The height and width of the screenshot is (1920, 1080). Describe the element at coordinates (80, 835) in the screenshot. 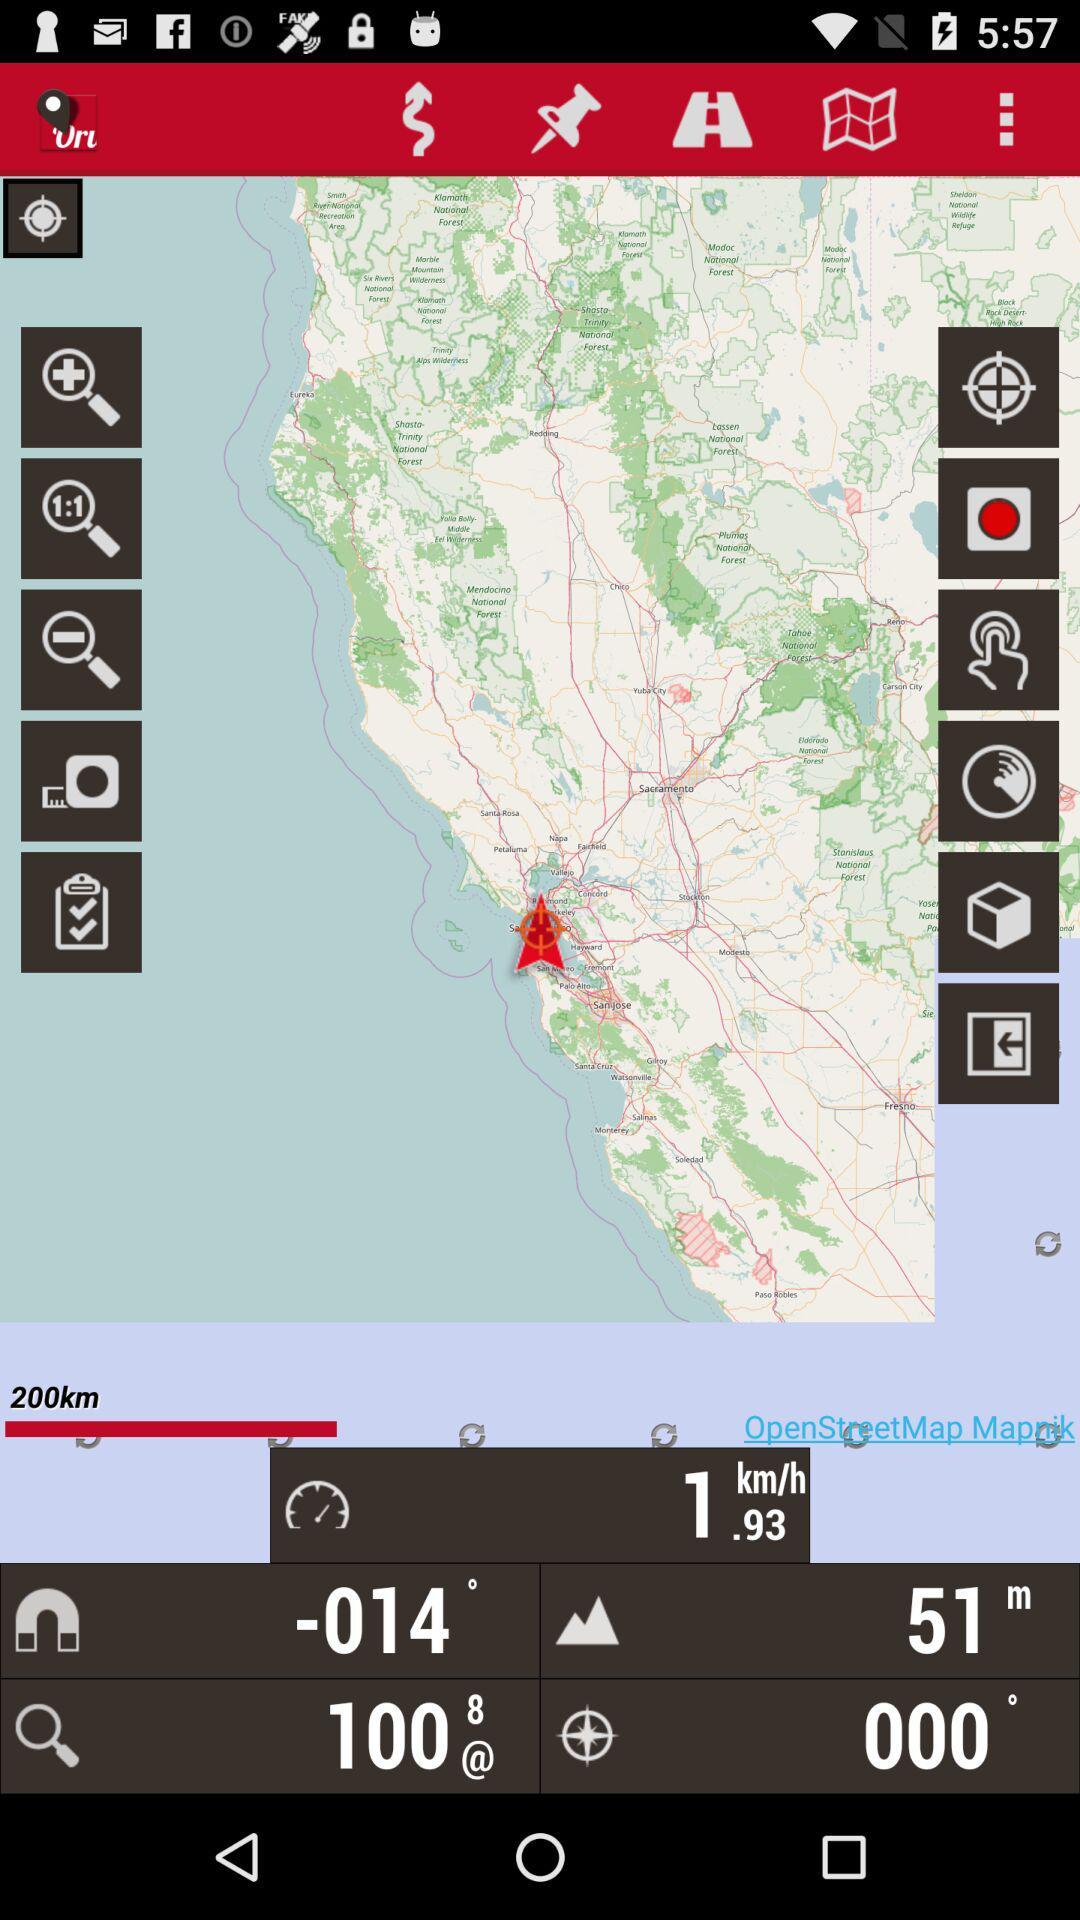

I see `the photo icon` at that location.